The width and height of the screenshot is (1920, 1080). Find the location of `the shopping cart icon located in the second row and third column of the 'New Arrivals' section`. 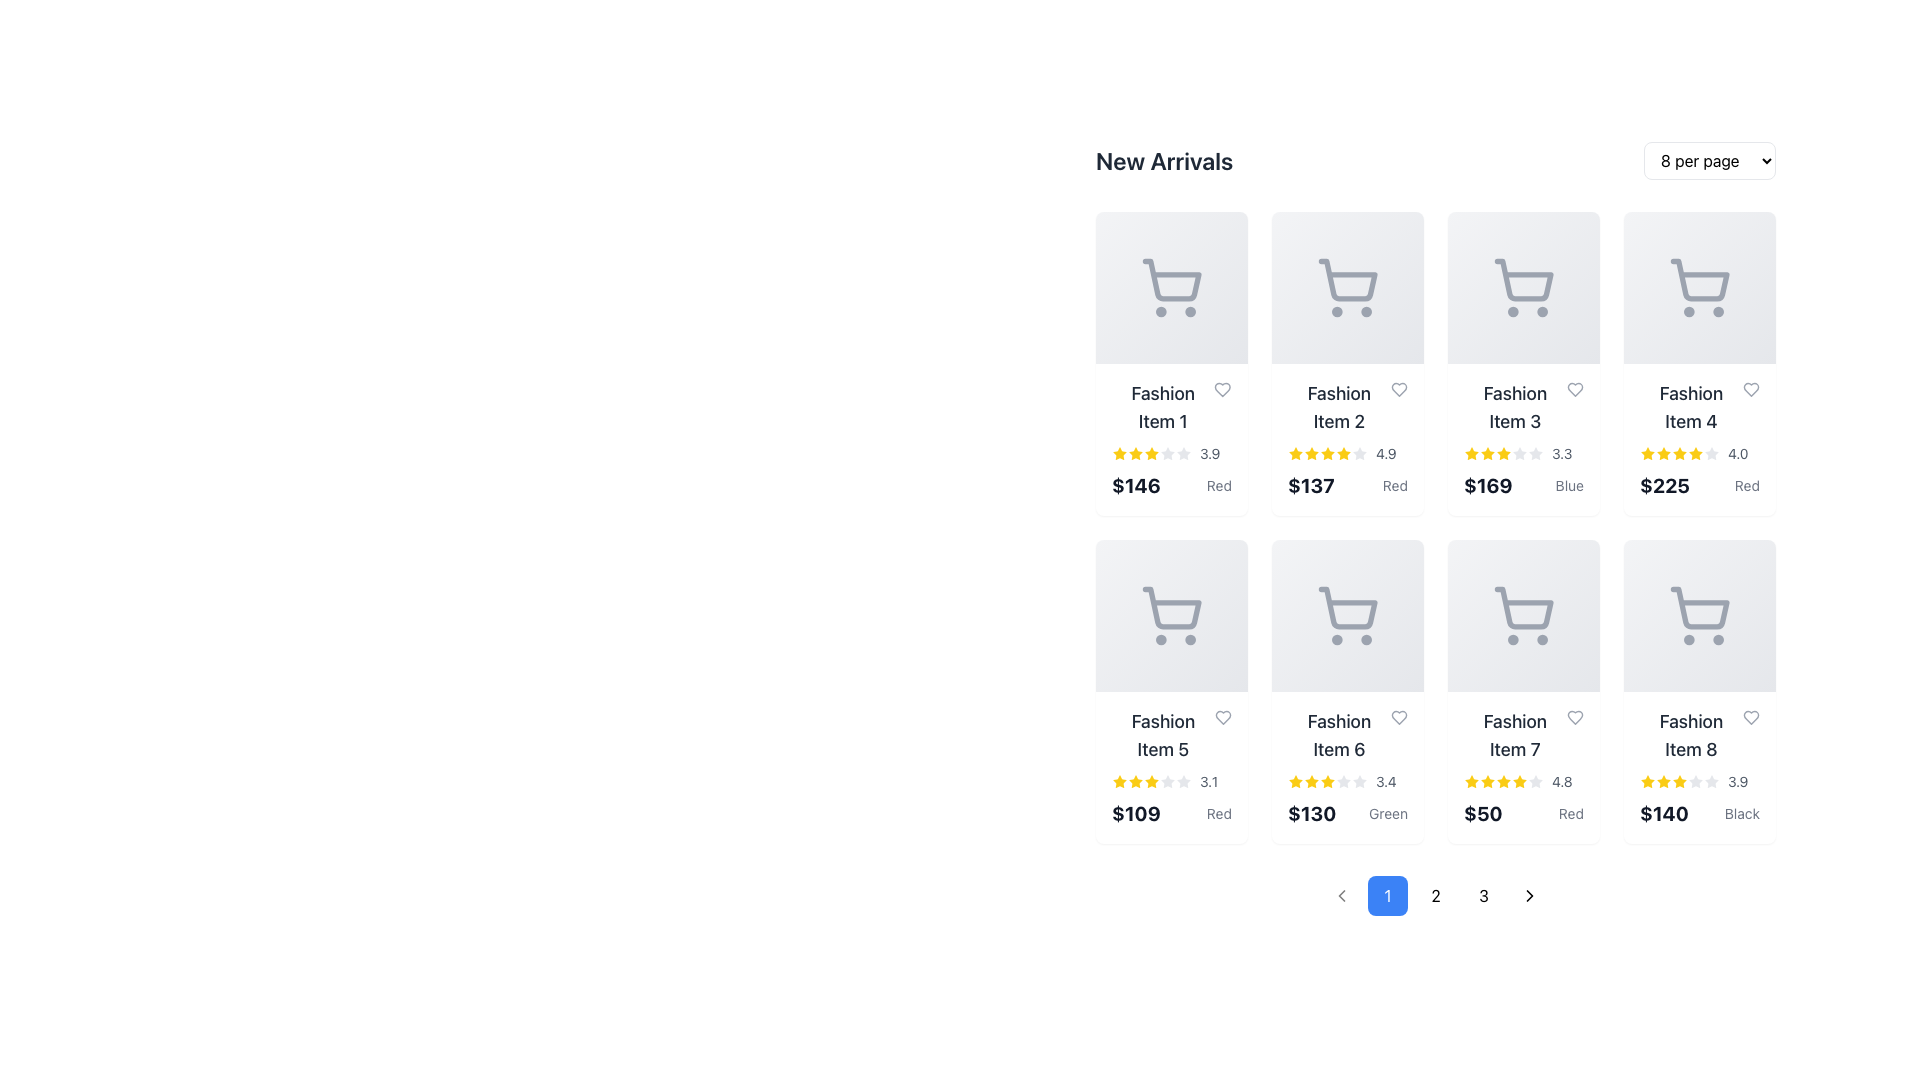

the shopping cart icon located in the second row and third column of the 'New Arrivals' section is located at coordinates (1348, 607).